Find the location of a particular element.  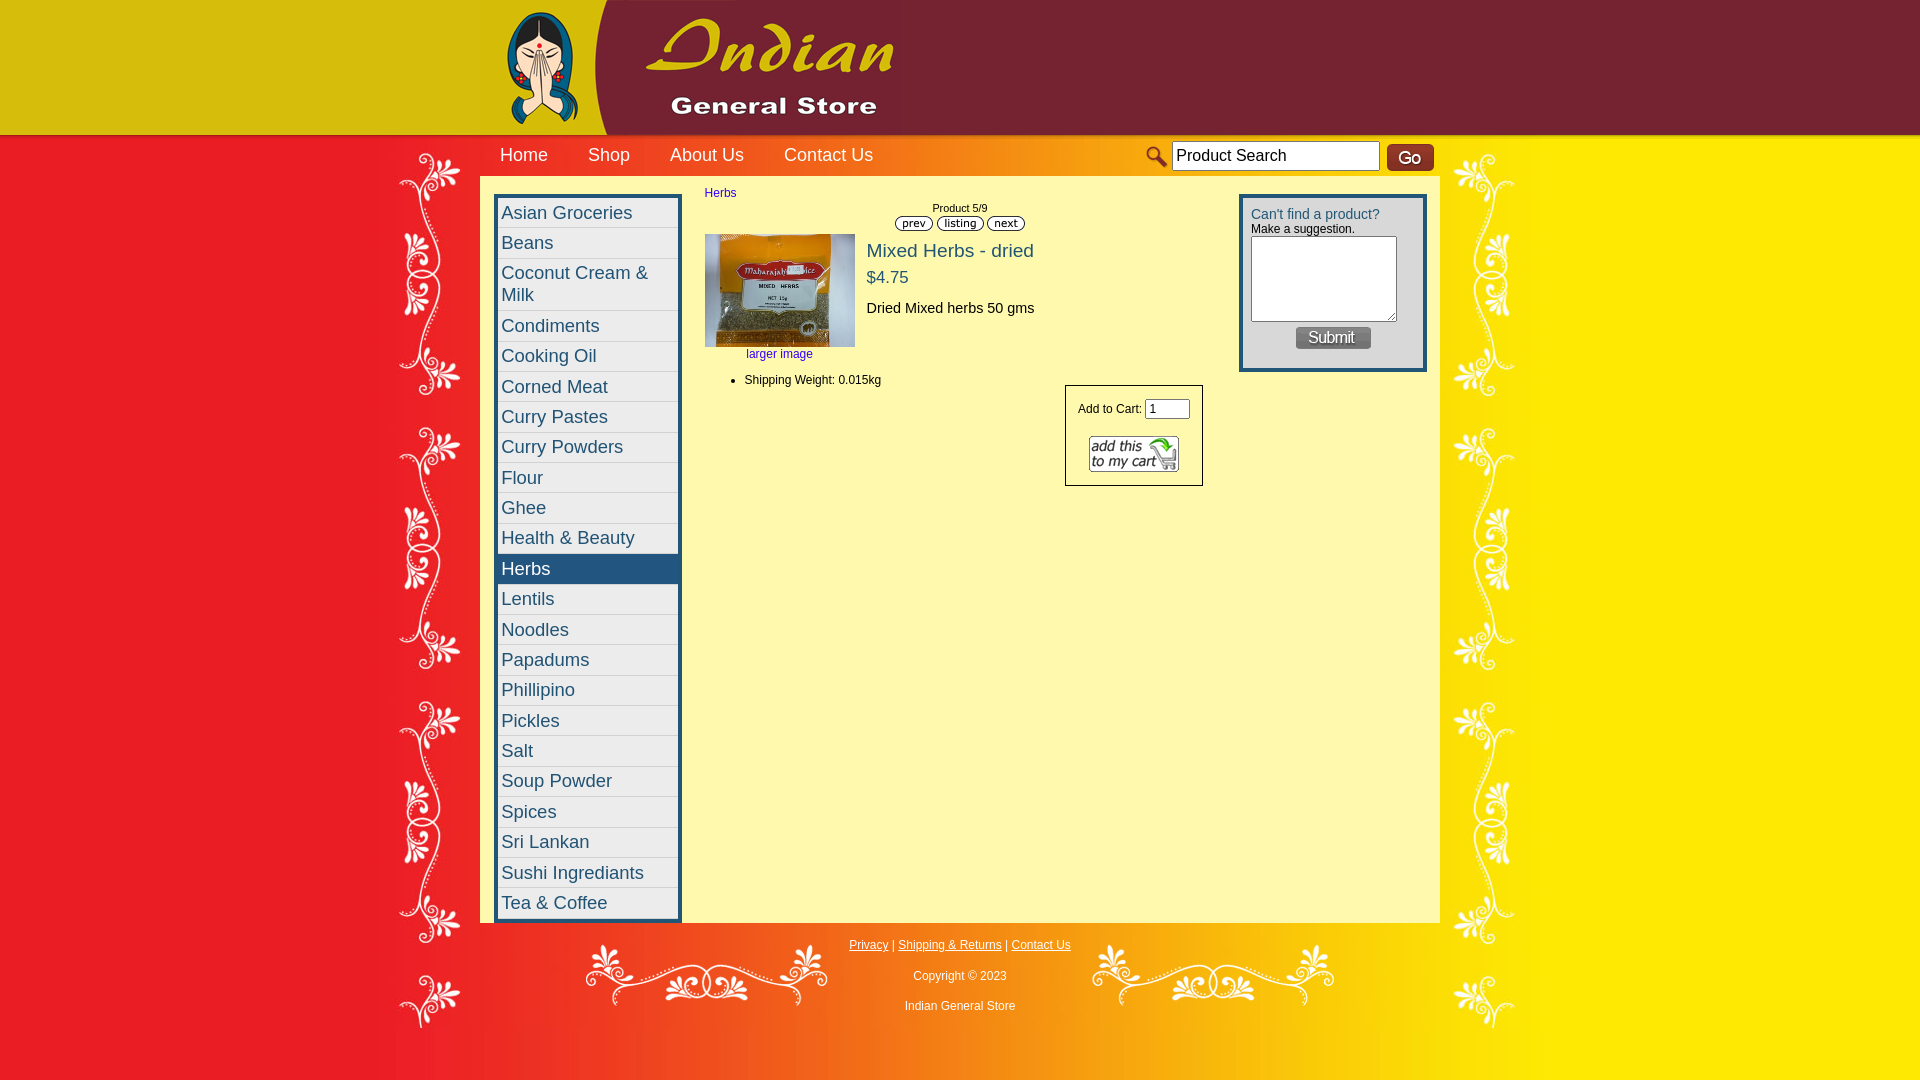

'Curry Pastes' is located at coordinates (587, 415).